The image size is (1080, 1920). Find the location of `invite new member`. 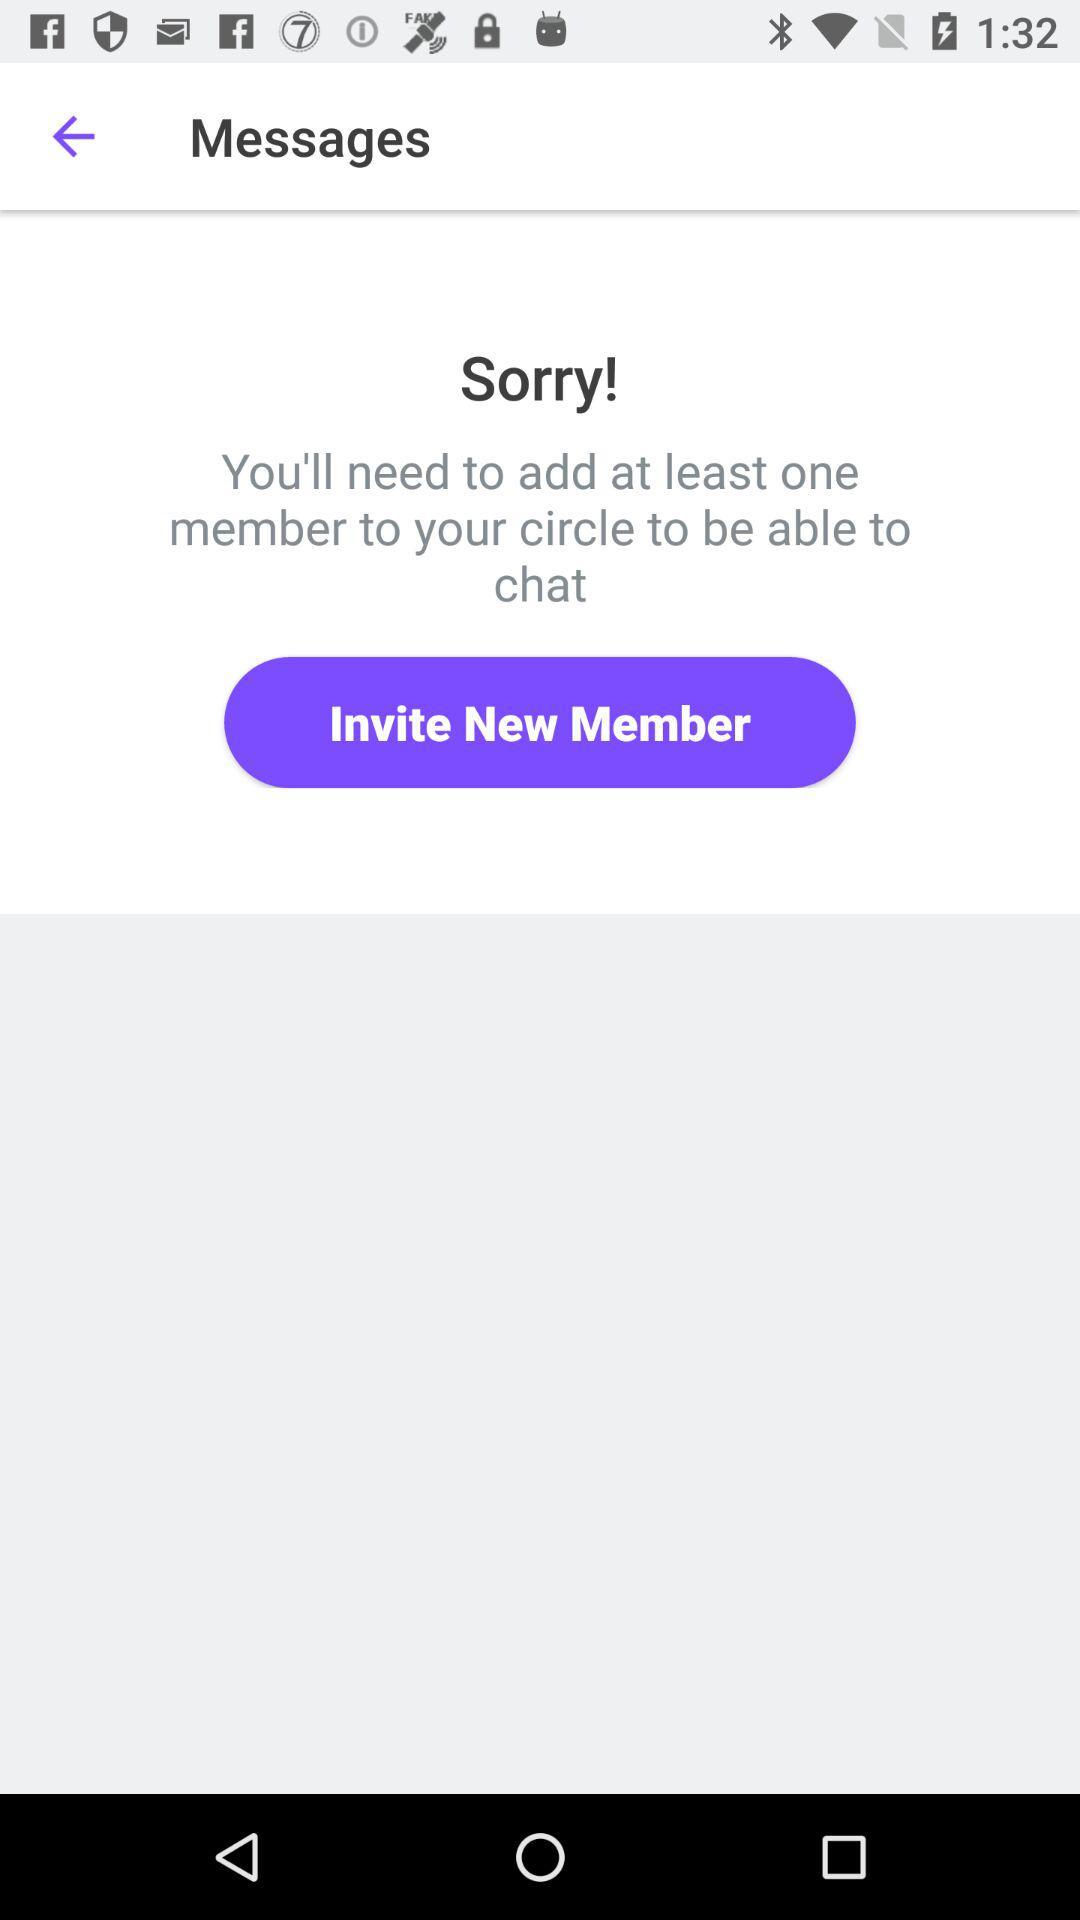

invite new member is located at coordinates (540, 721).